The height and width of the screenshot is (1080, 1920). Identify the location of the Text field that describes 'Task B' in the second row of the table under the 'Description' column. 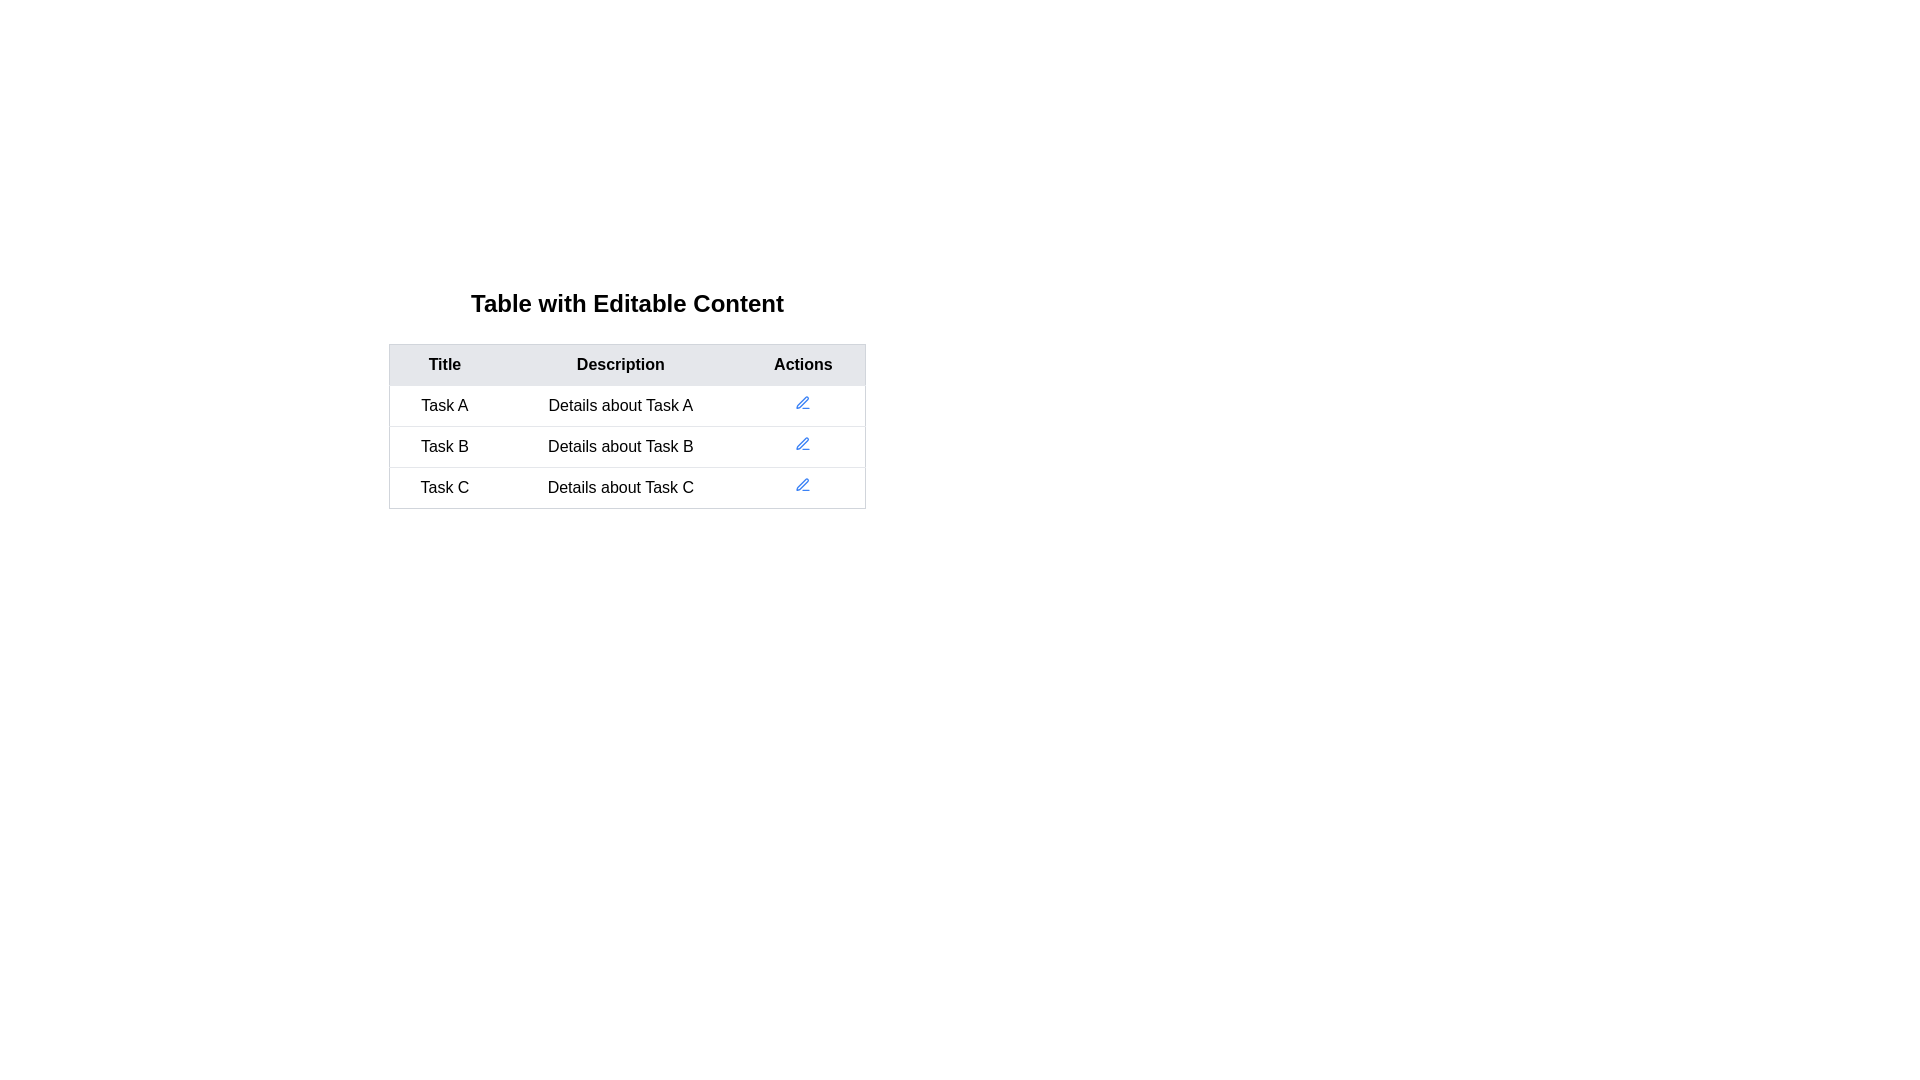
(619, 446).